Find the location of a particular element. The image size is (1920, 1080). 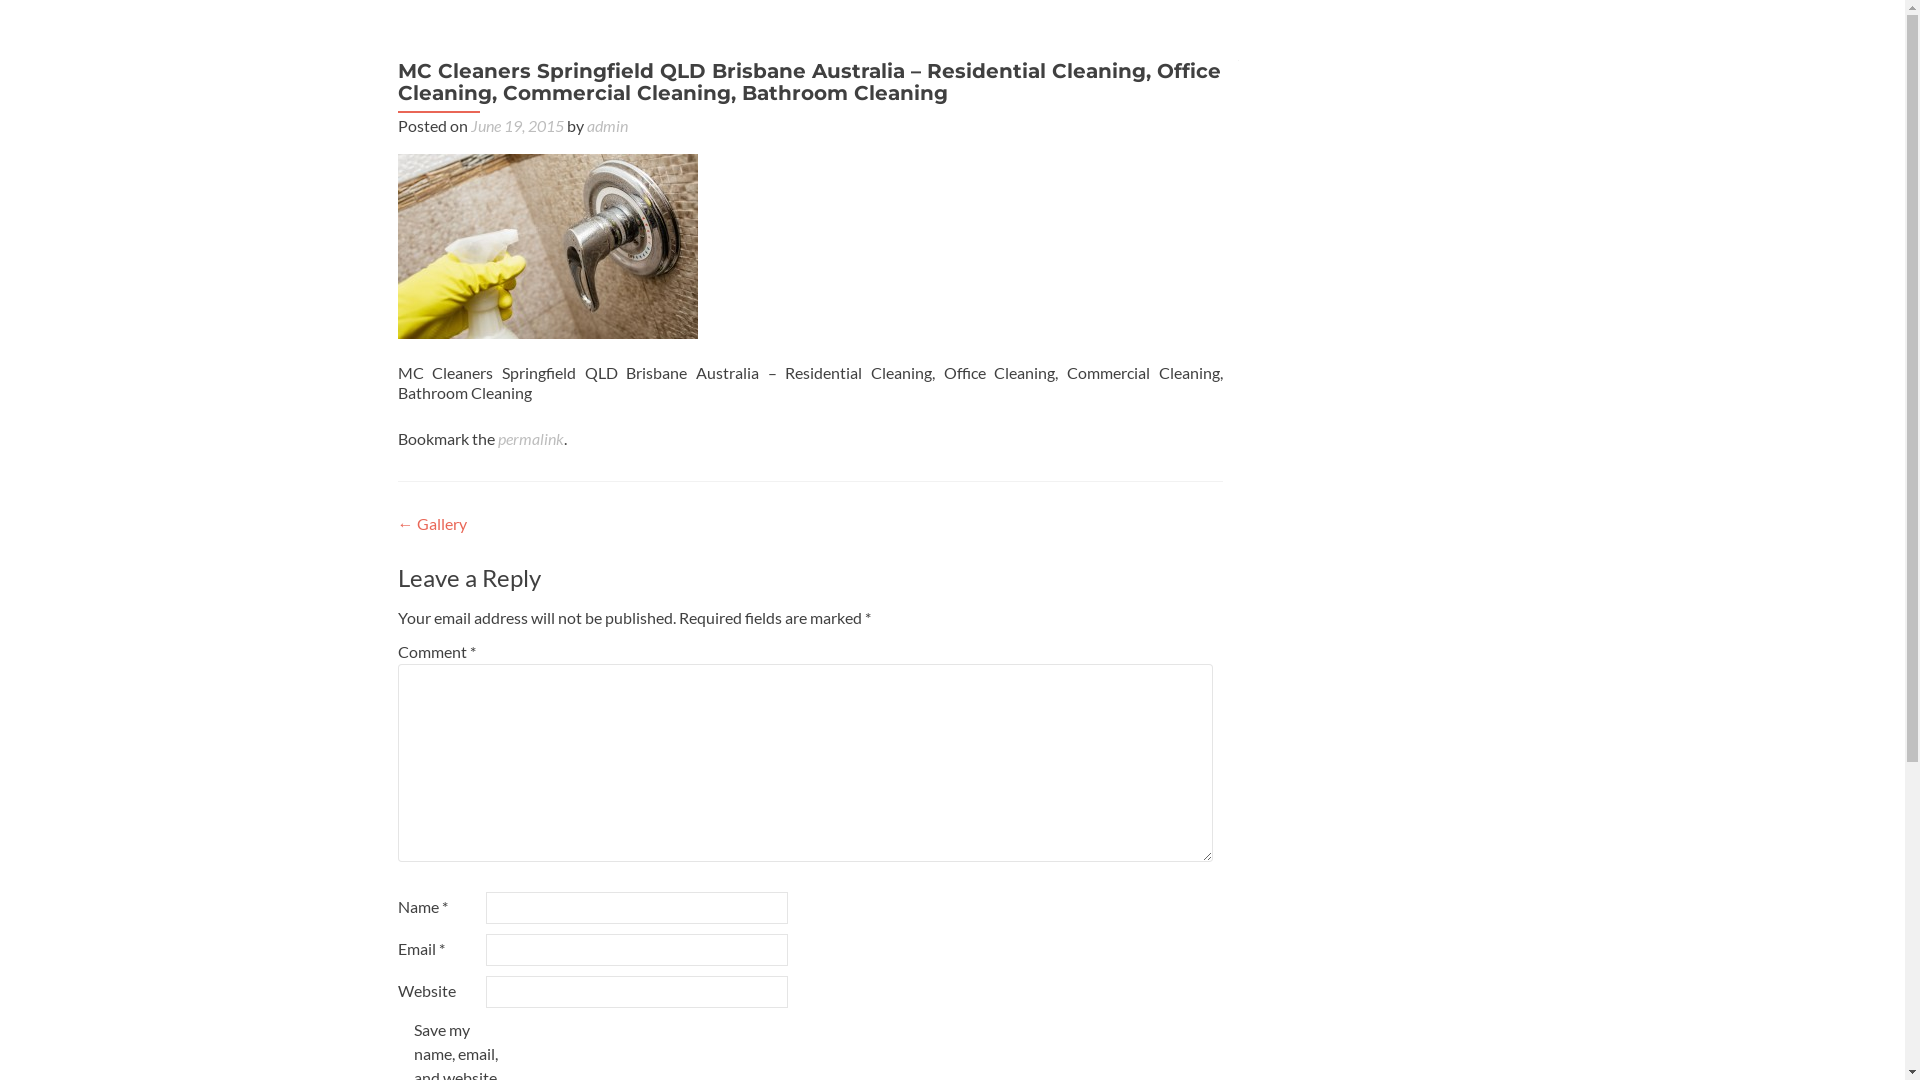

'permalink' is located at coordinates (531, 437).